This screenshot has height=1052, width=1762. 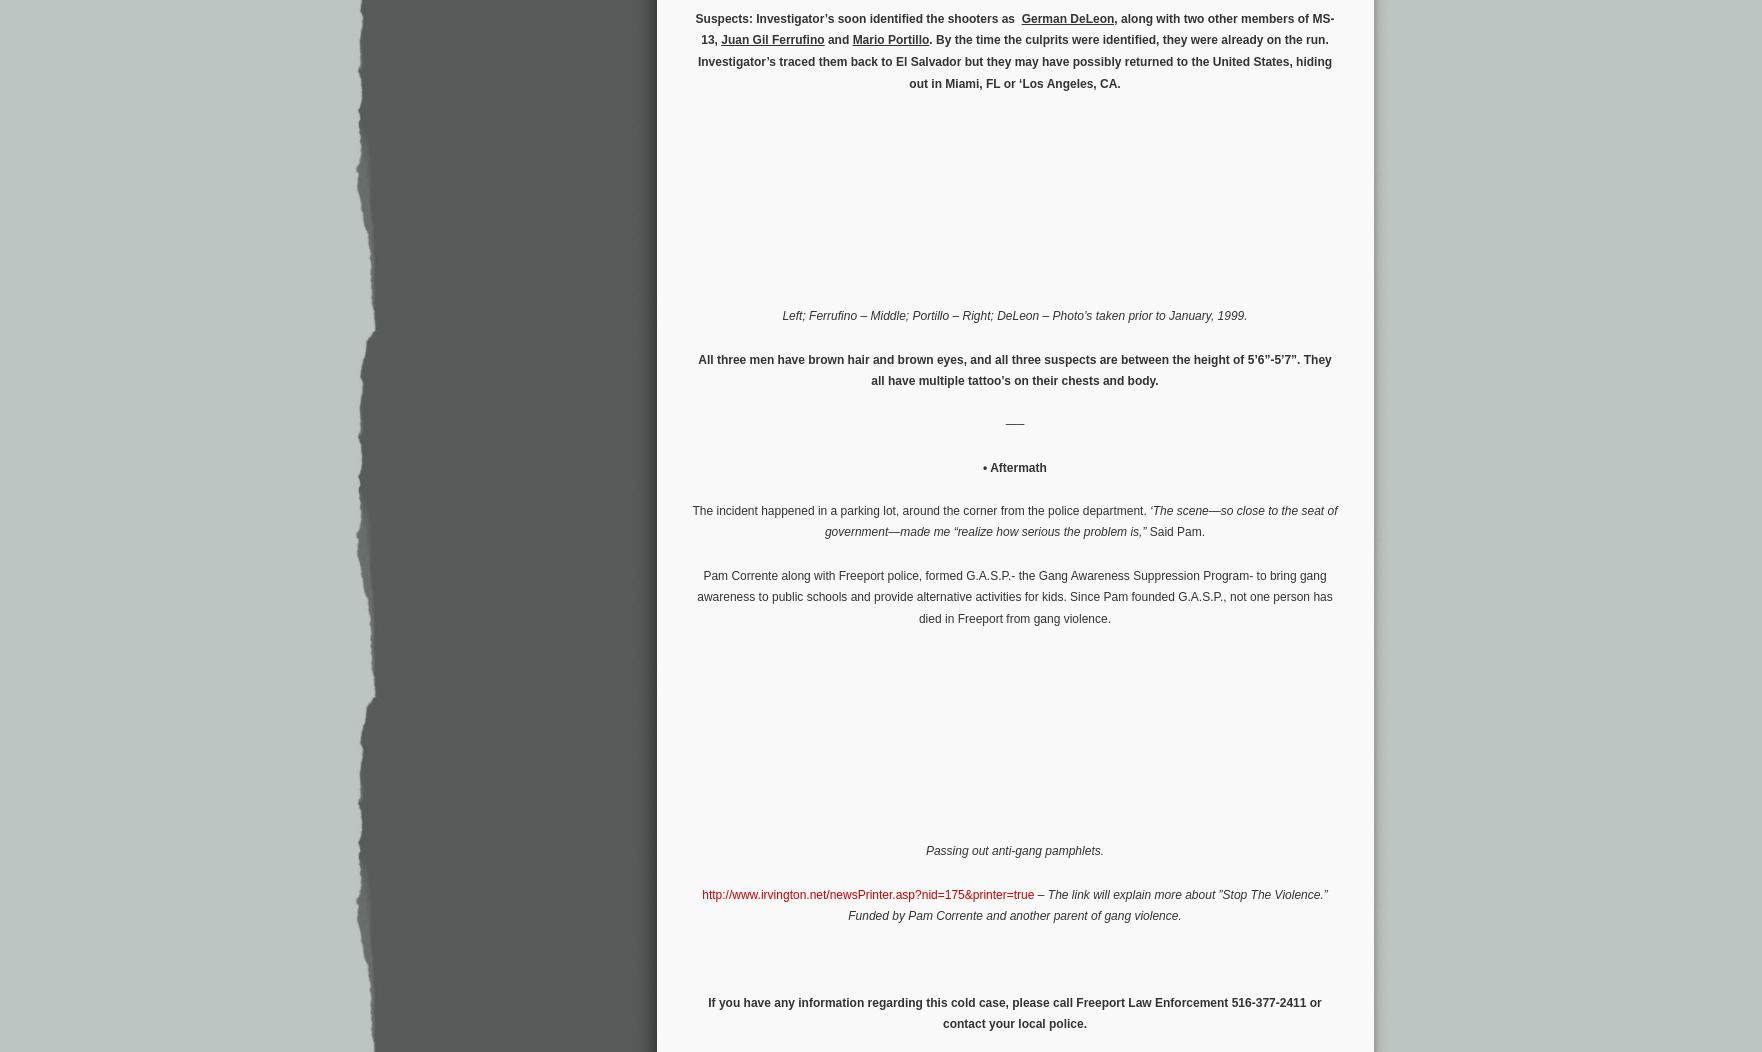 I want to click on 'Passing out anti-gang pamphlets.', so click(x=1014, y=849).